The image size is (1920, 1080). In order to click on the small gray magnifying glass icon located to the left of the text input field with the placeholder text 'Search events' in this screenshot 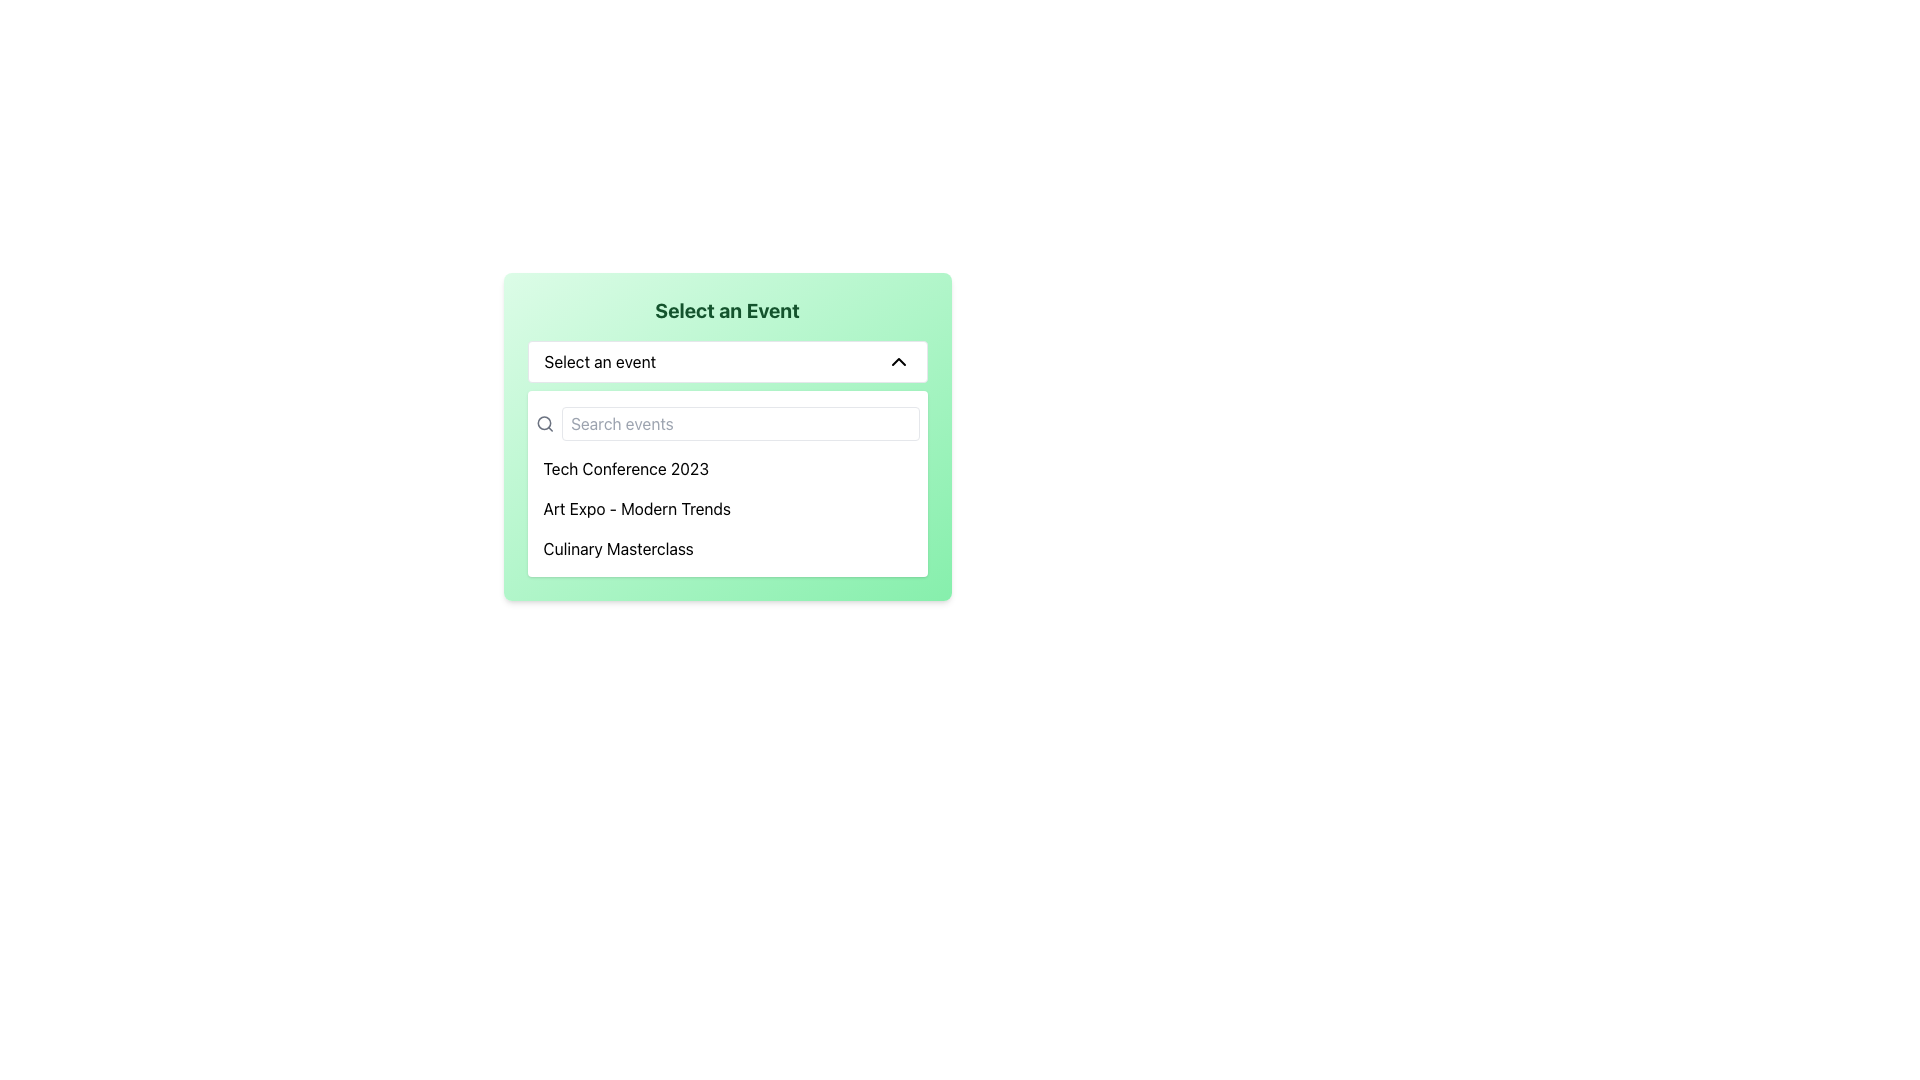, I will do `click(544, 423)`.